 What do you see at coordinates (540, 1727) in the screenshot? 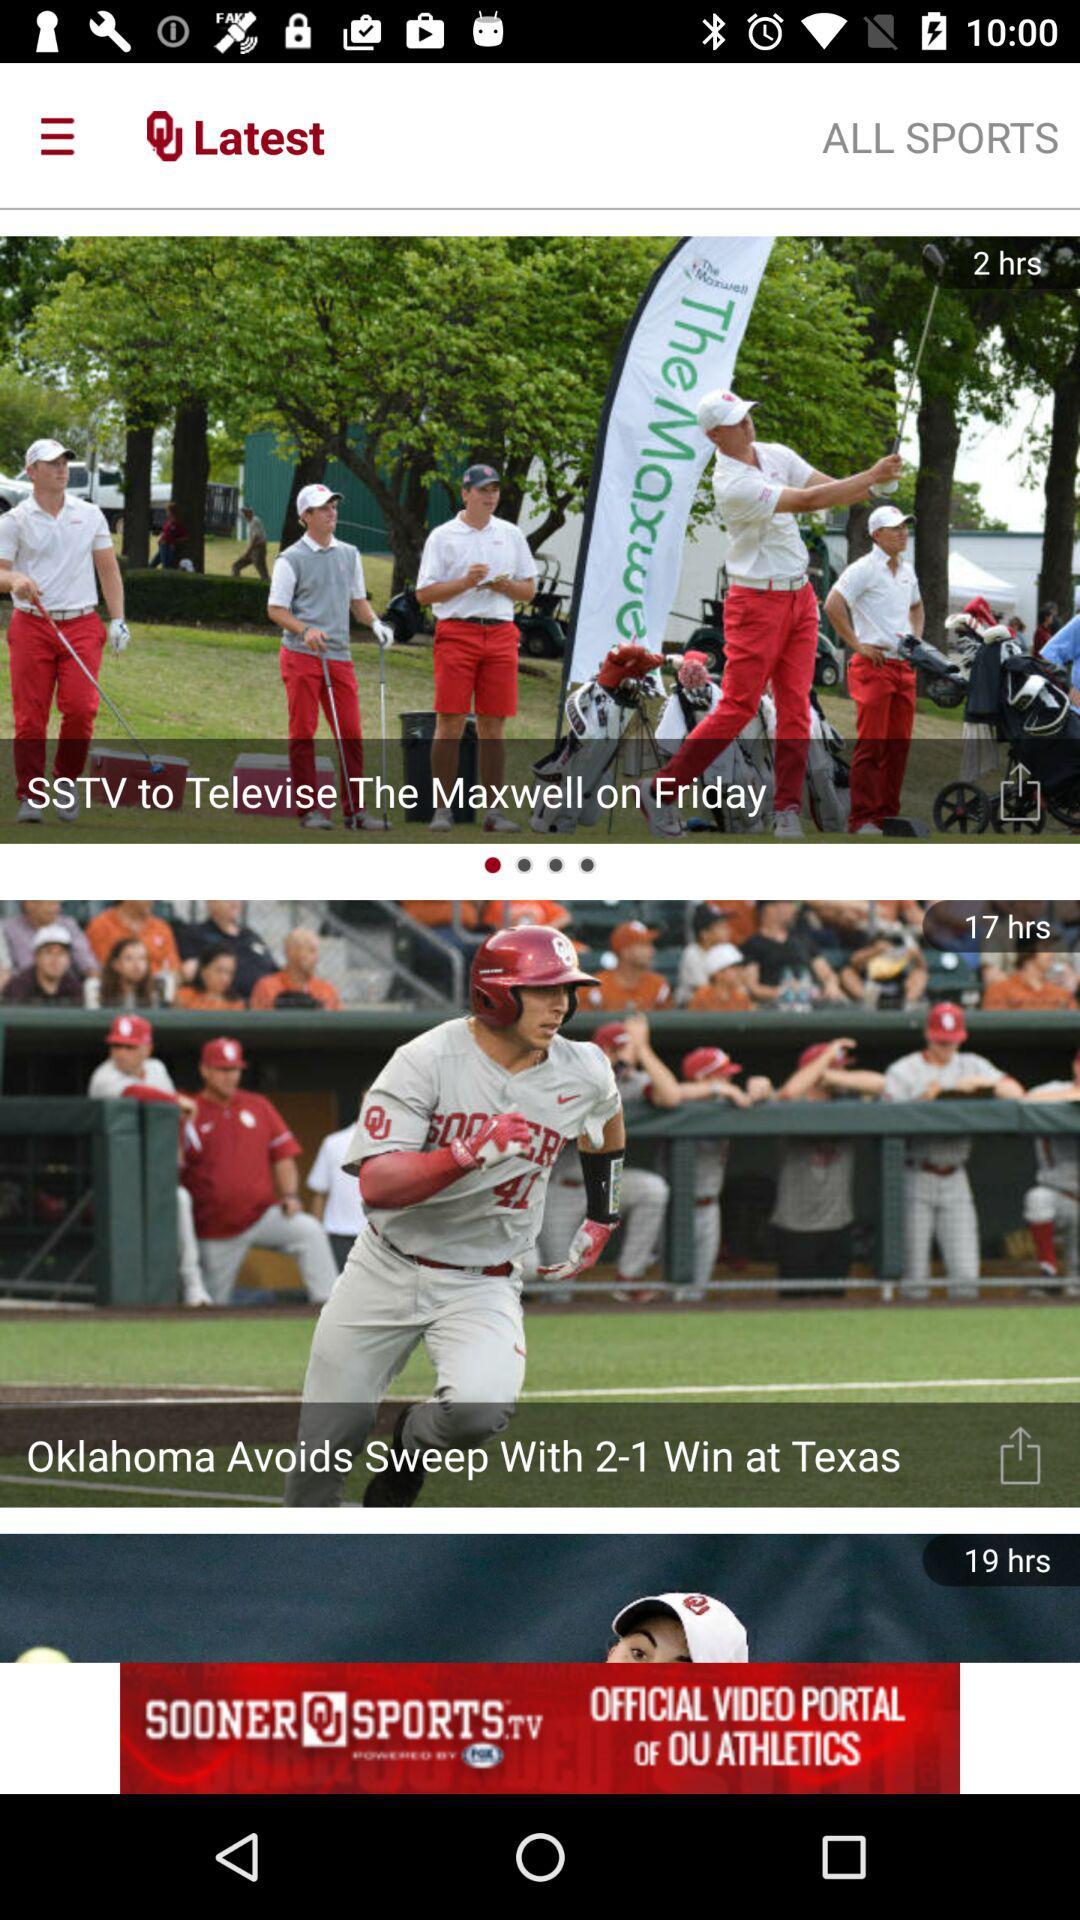
I see `advertisement` at bounding box center [540, 1727].